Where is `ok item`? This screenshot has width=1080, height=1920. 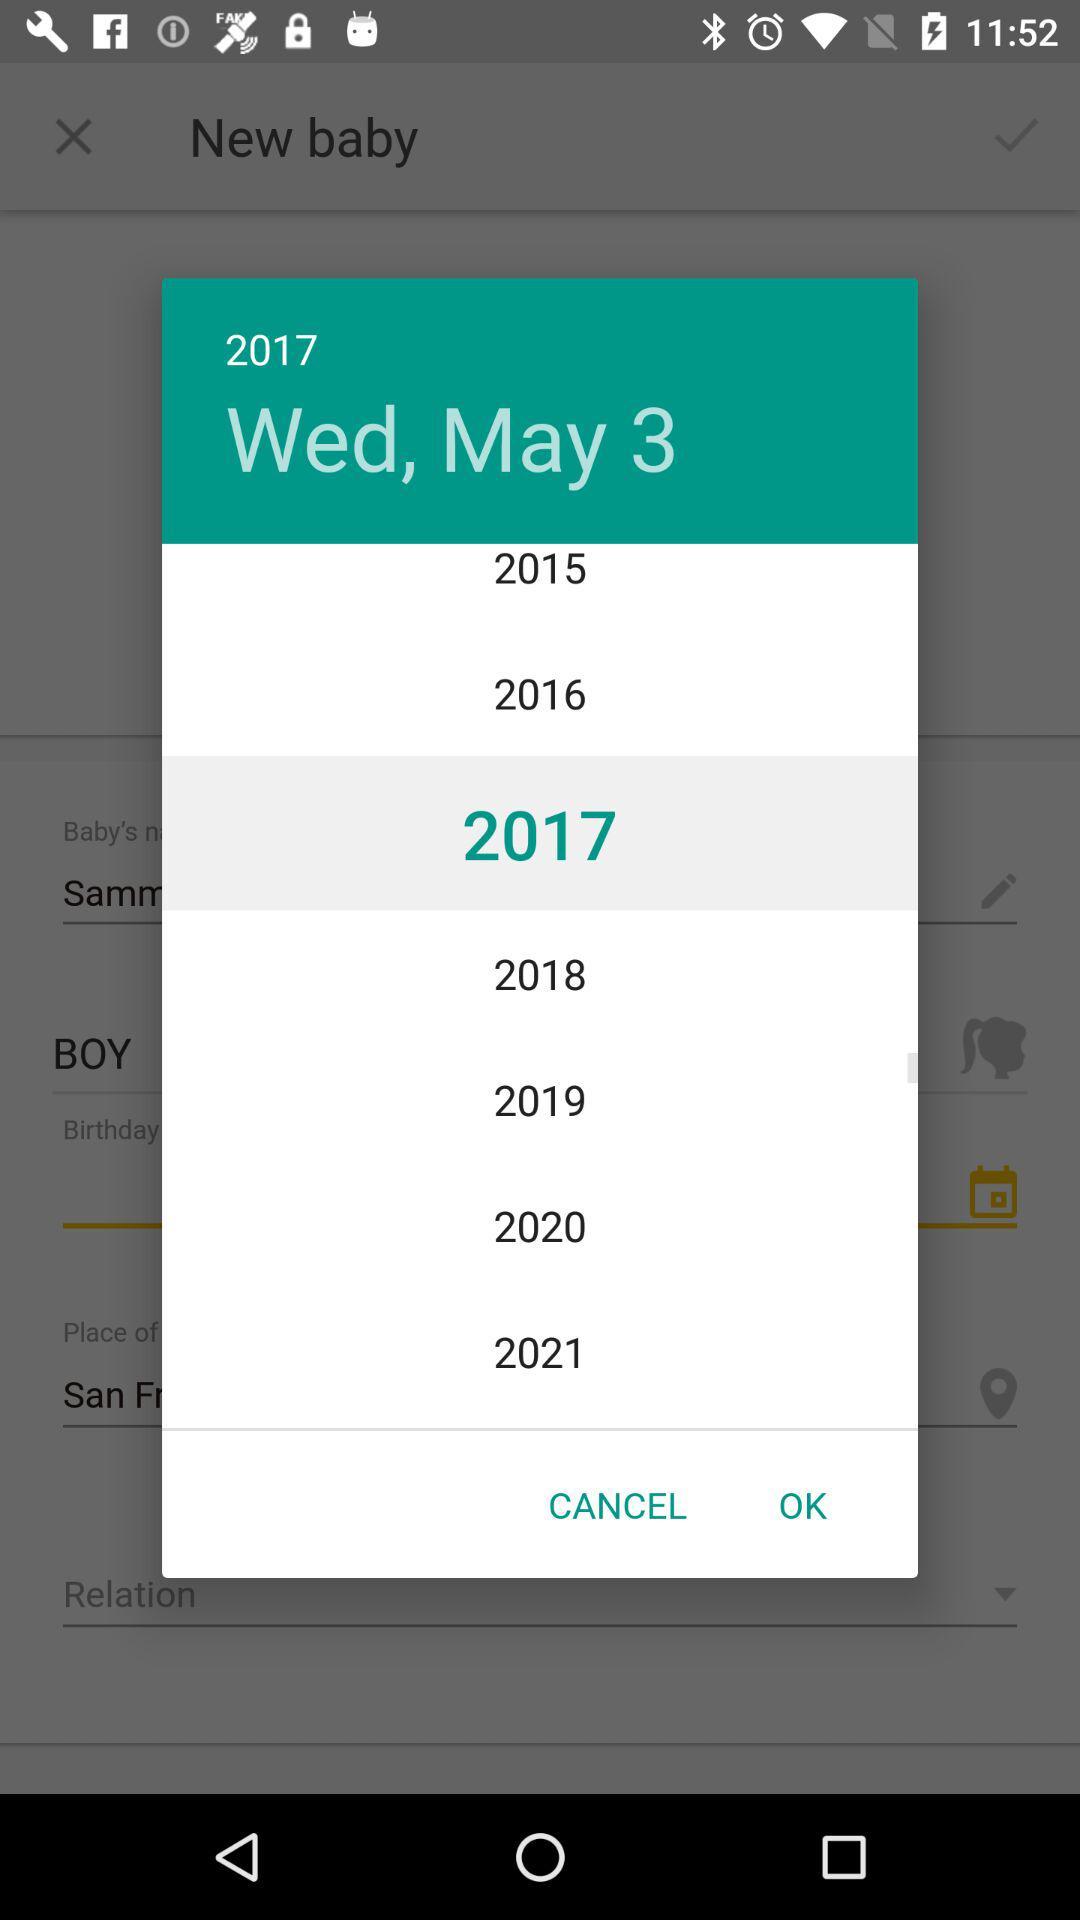 ok item is located at coordinates (801, 1504).